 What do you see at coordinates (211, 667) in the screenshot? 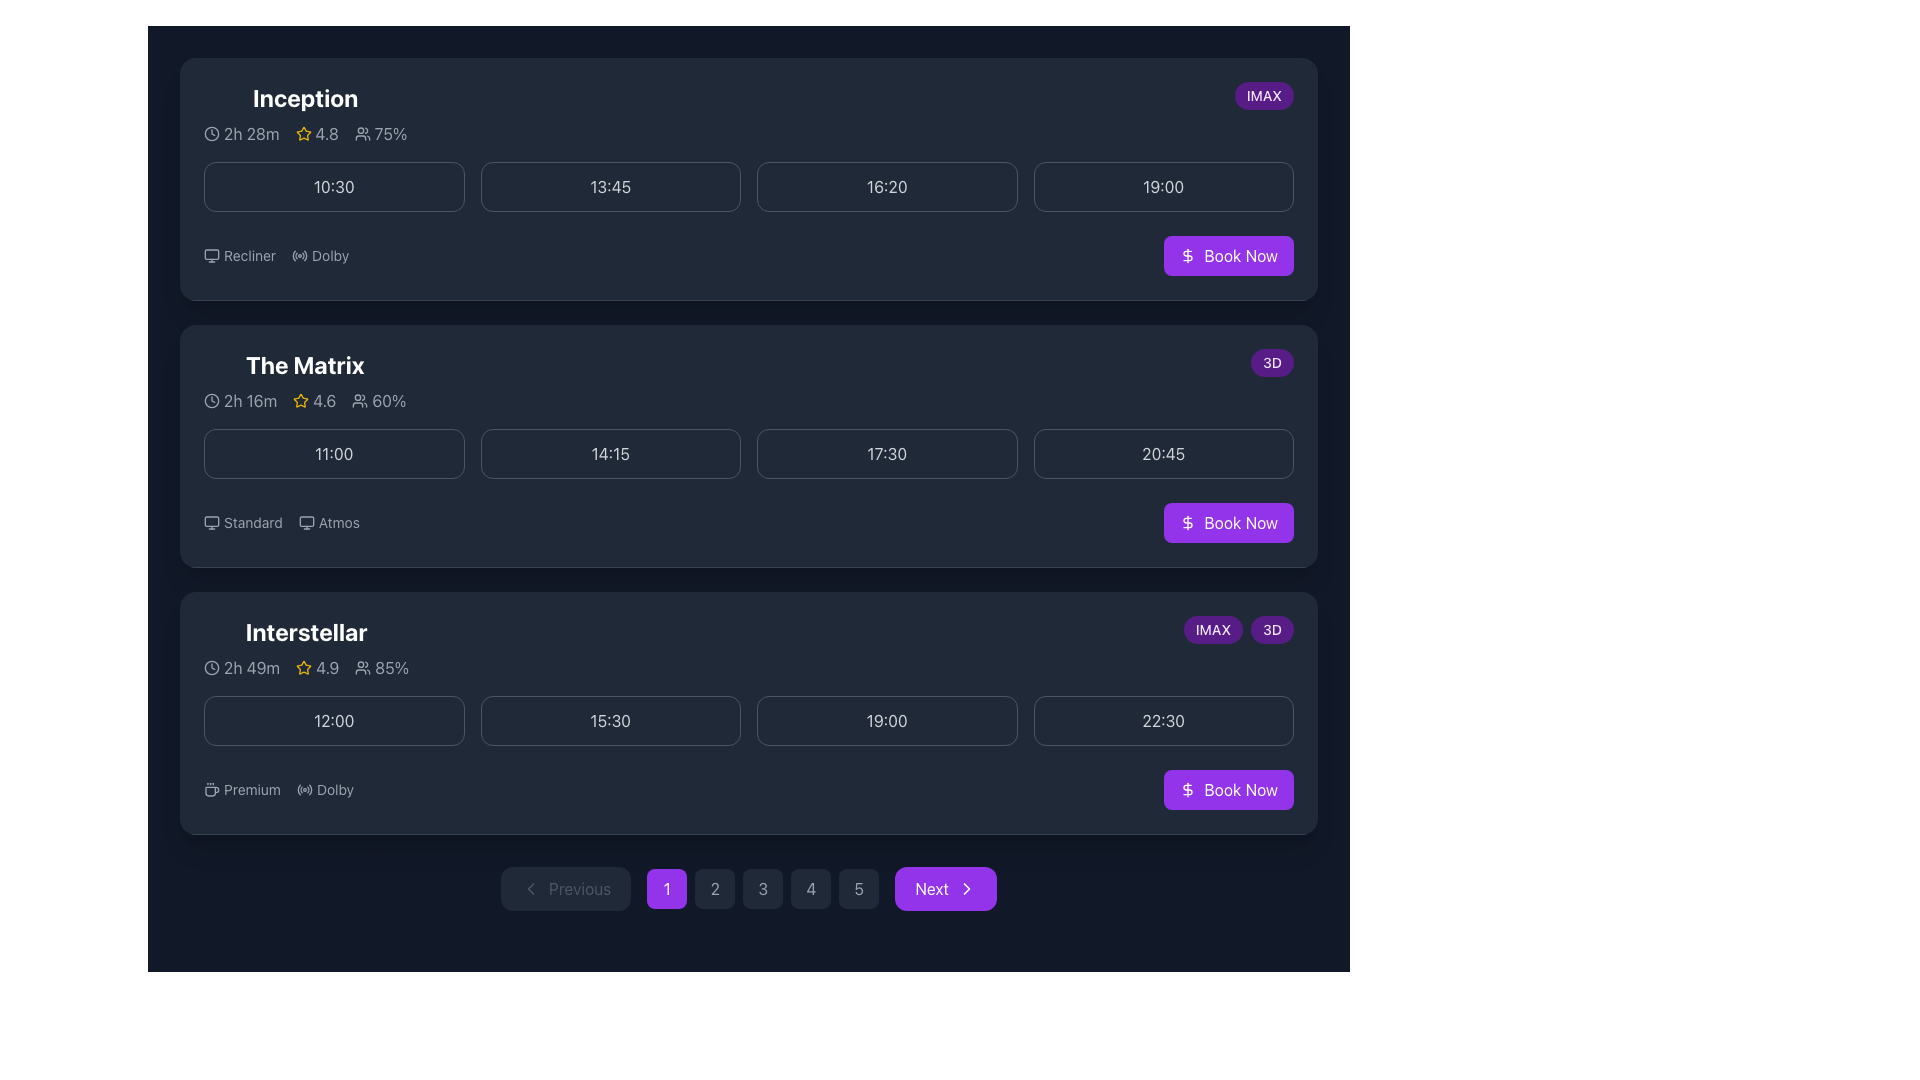
I see `the circular red clock icon with a gray stroke located near the '2h 49m' text in the 'Interstellar' section of the third movie block` at bounding box center [211, 667].